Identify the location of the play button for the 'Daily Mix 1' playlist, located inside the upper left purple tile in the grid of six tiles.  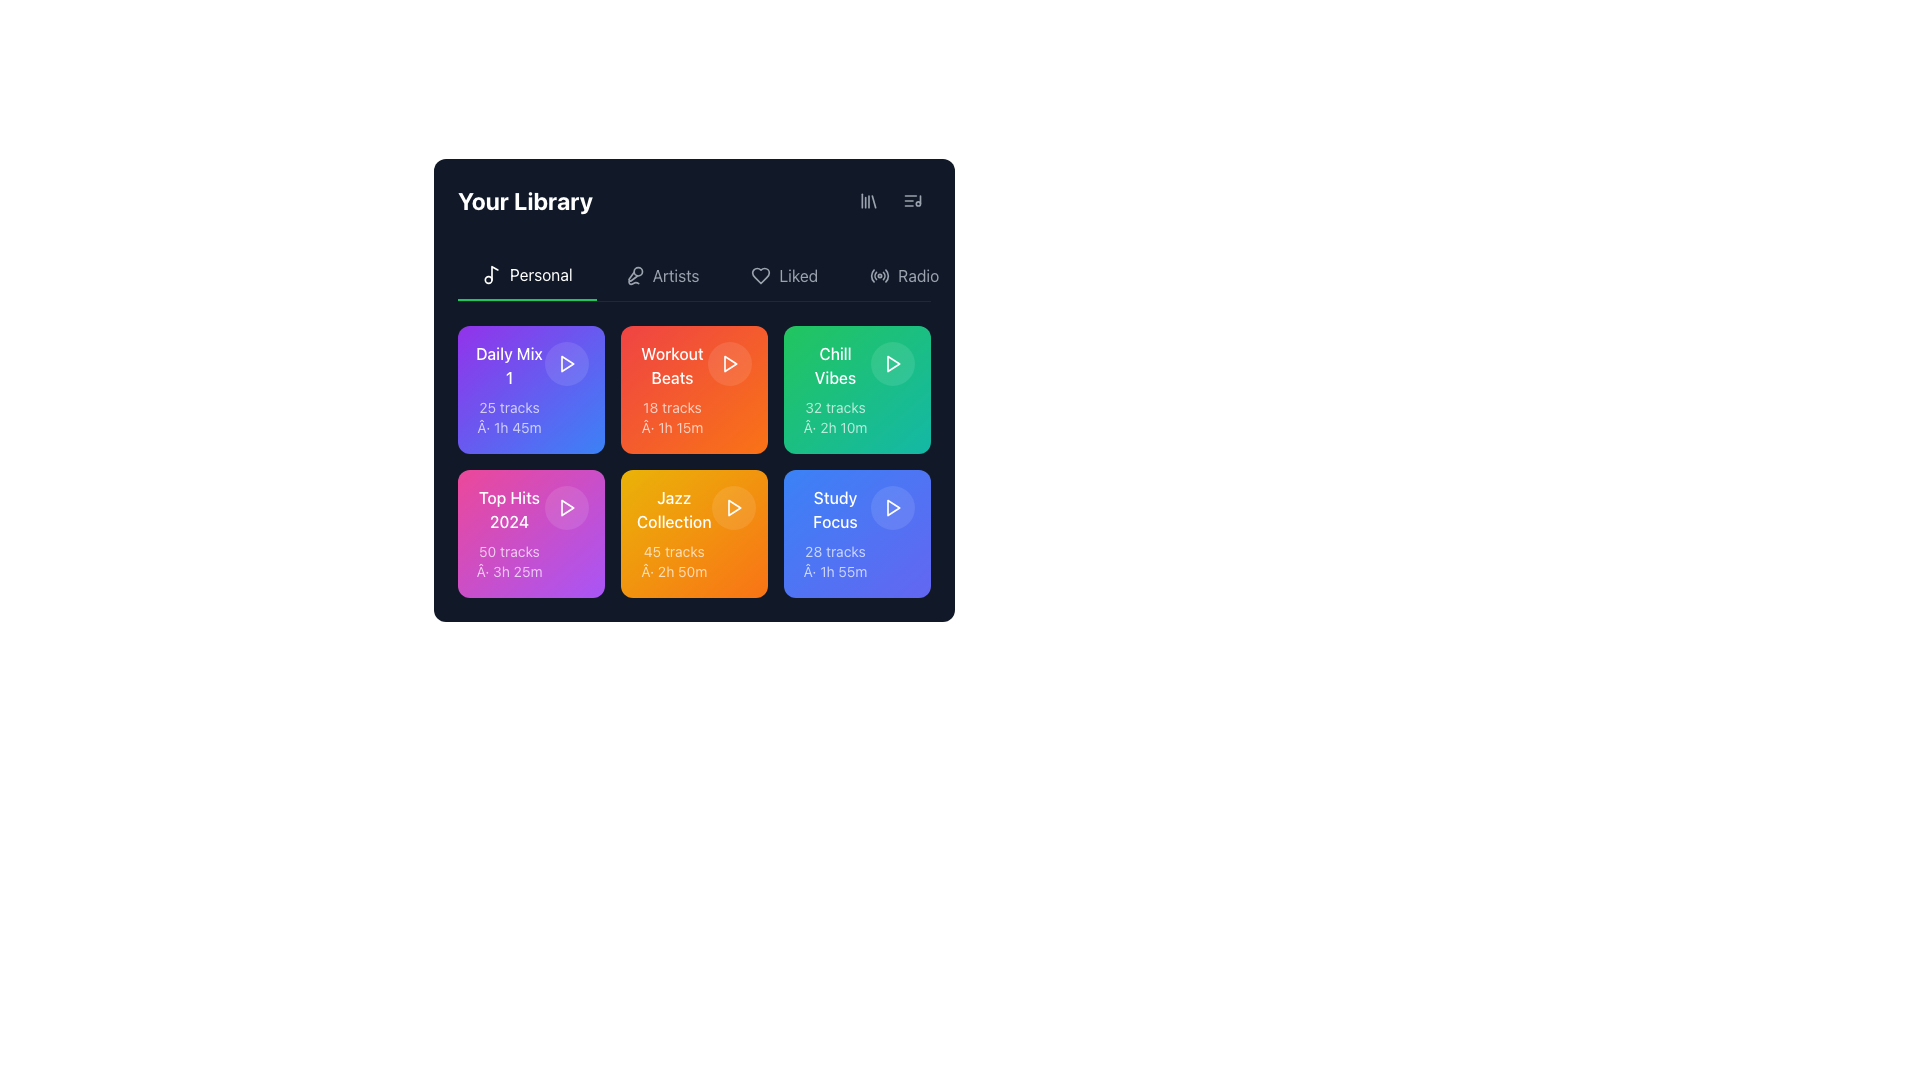
(566, 363).